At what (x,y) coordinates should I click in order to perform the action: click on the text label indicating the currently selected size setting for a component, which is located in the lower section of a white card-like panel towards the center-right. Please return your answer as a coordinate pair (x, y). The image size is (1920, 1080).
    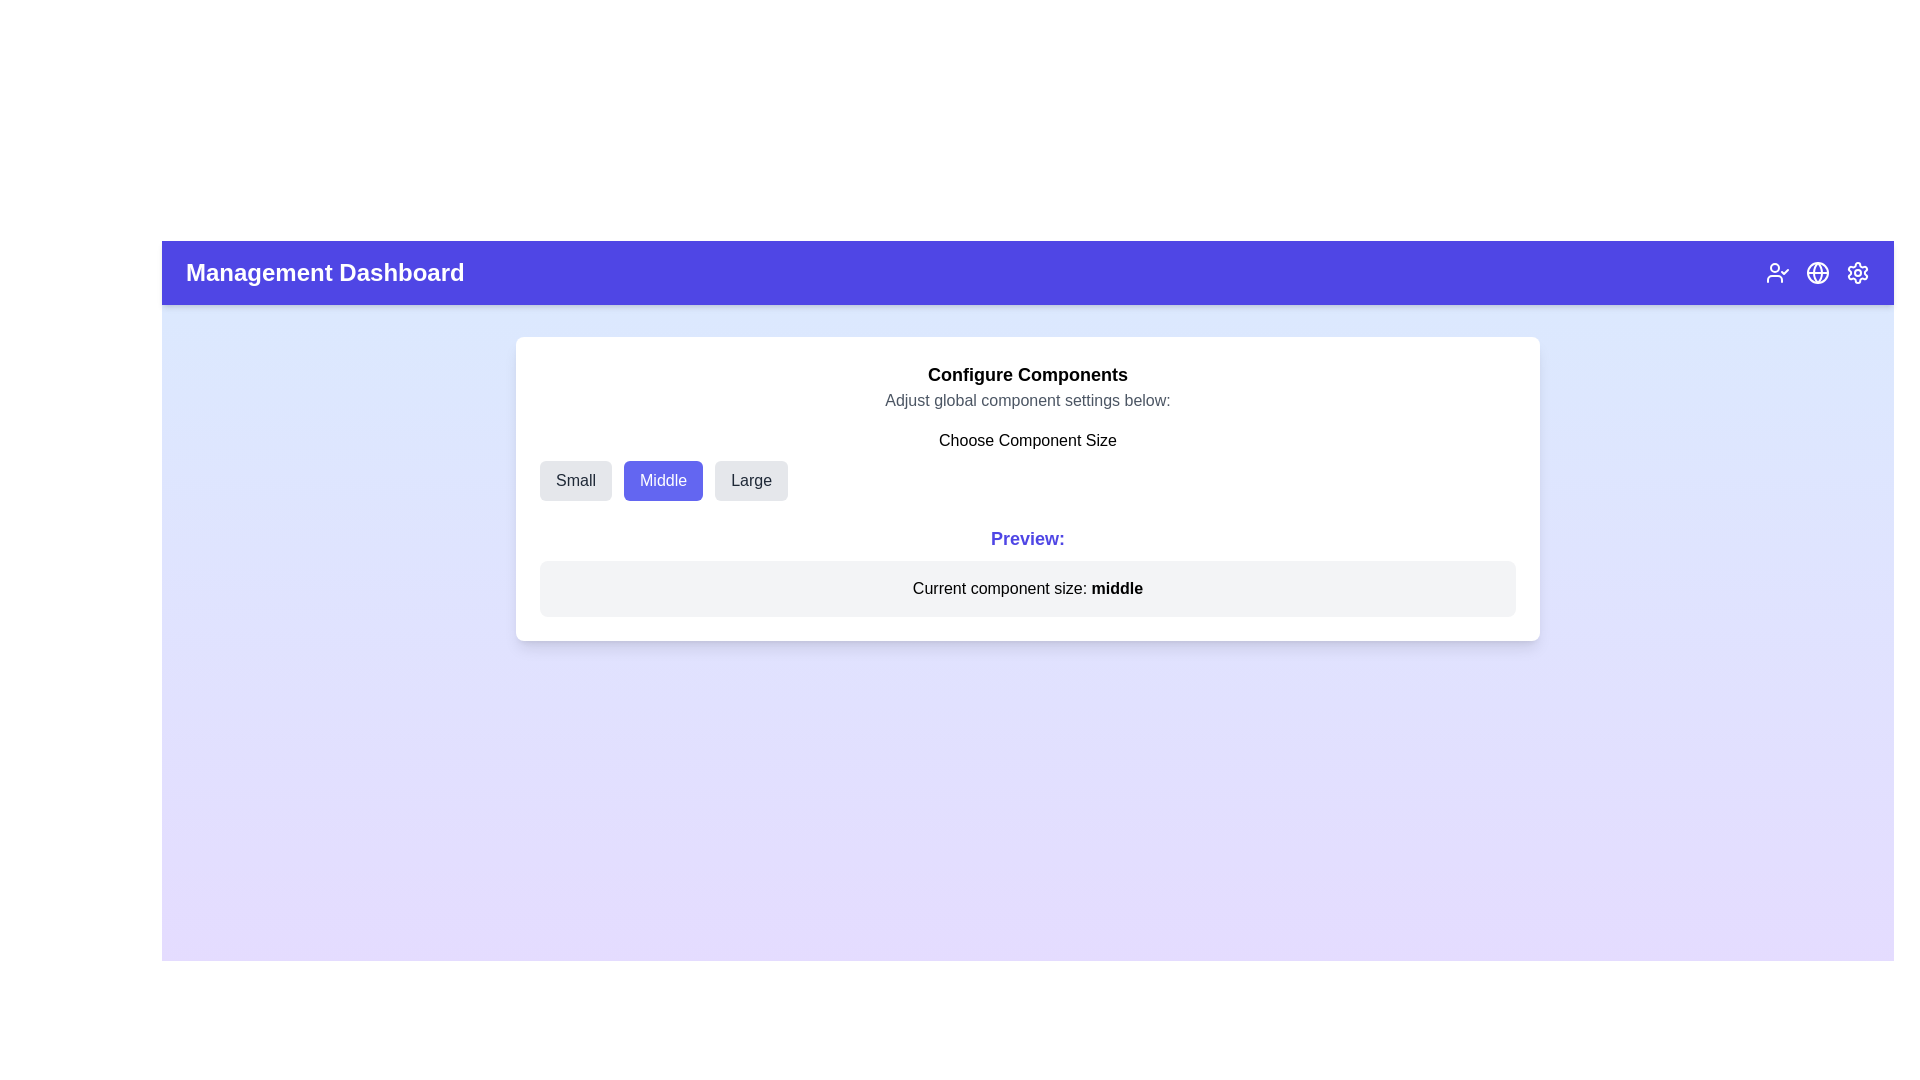
    Looking at the image, I should click on (1116, 587).